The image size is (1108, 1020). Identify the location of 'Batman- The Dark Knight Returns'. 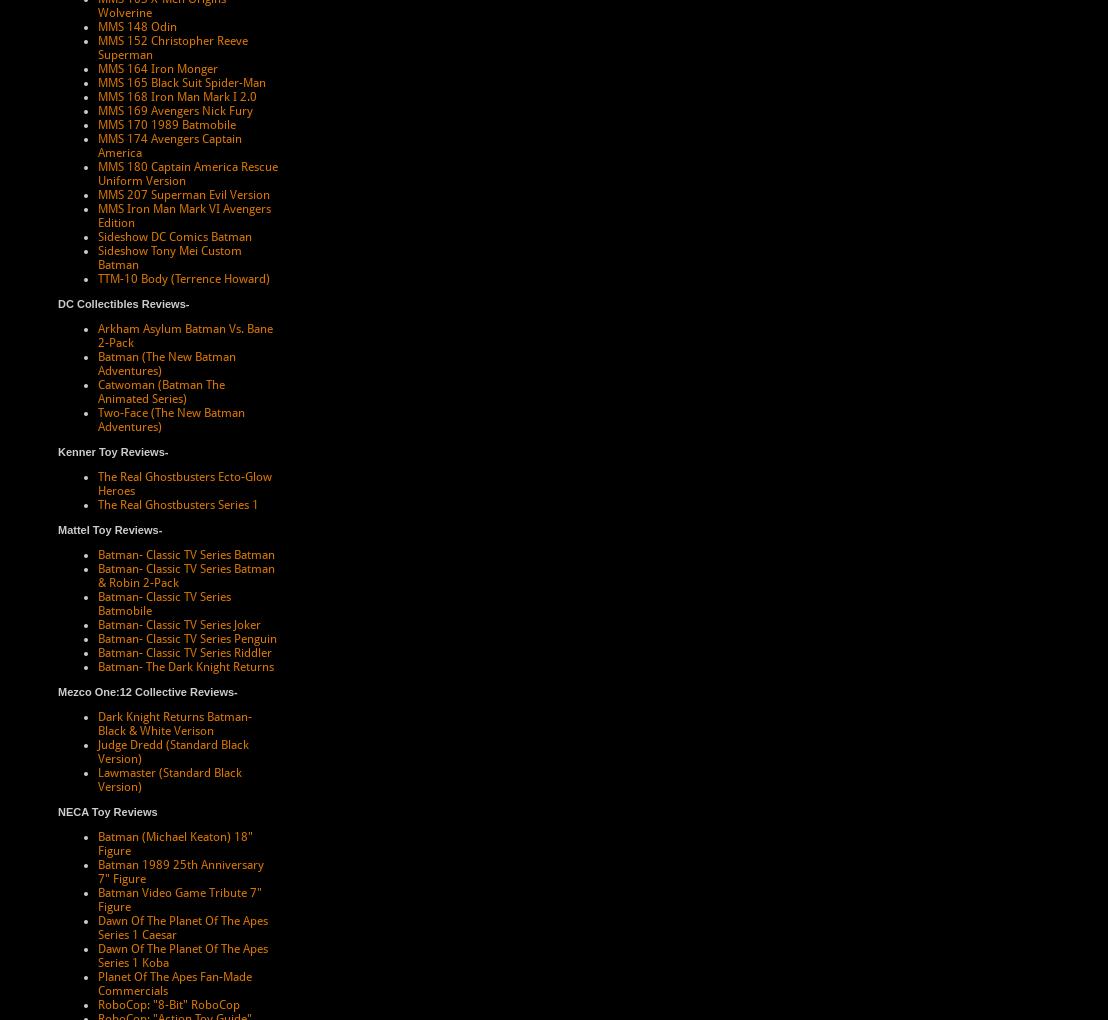
(186, 666).